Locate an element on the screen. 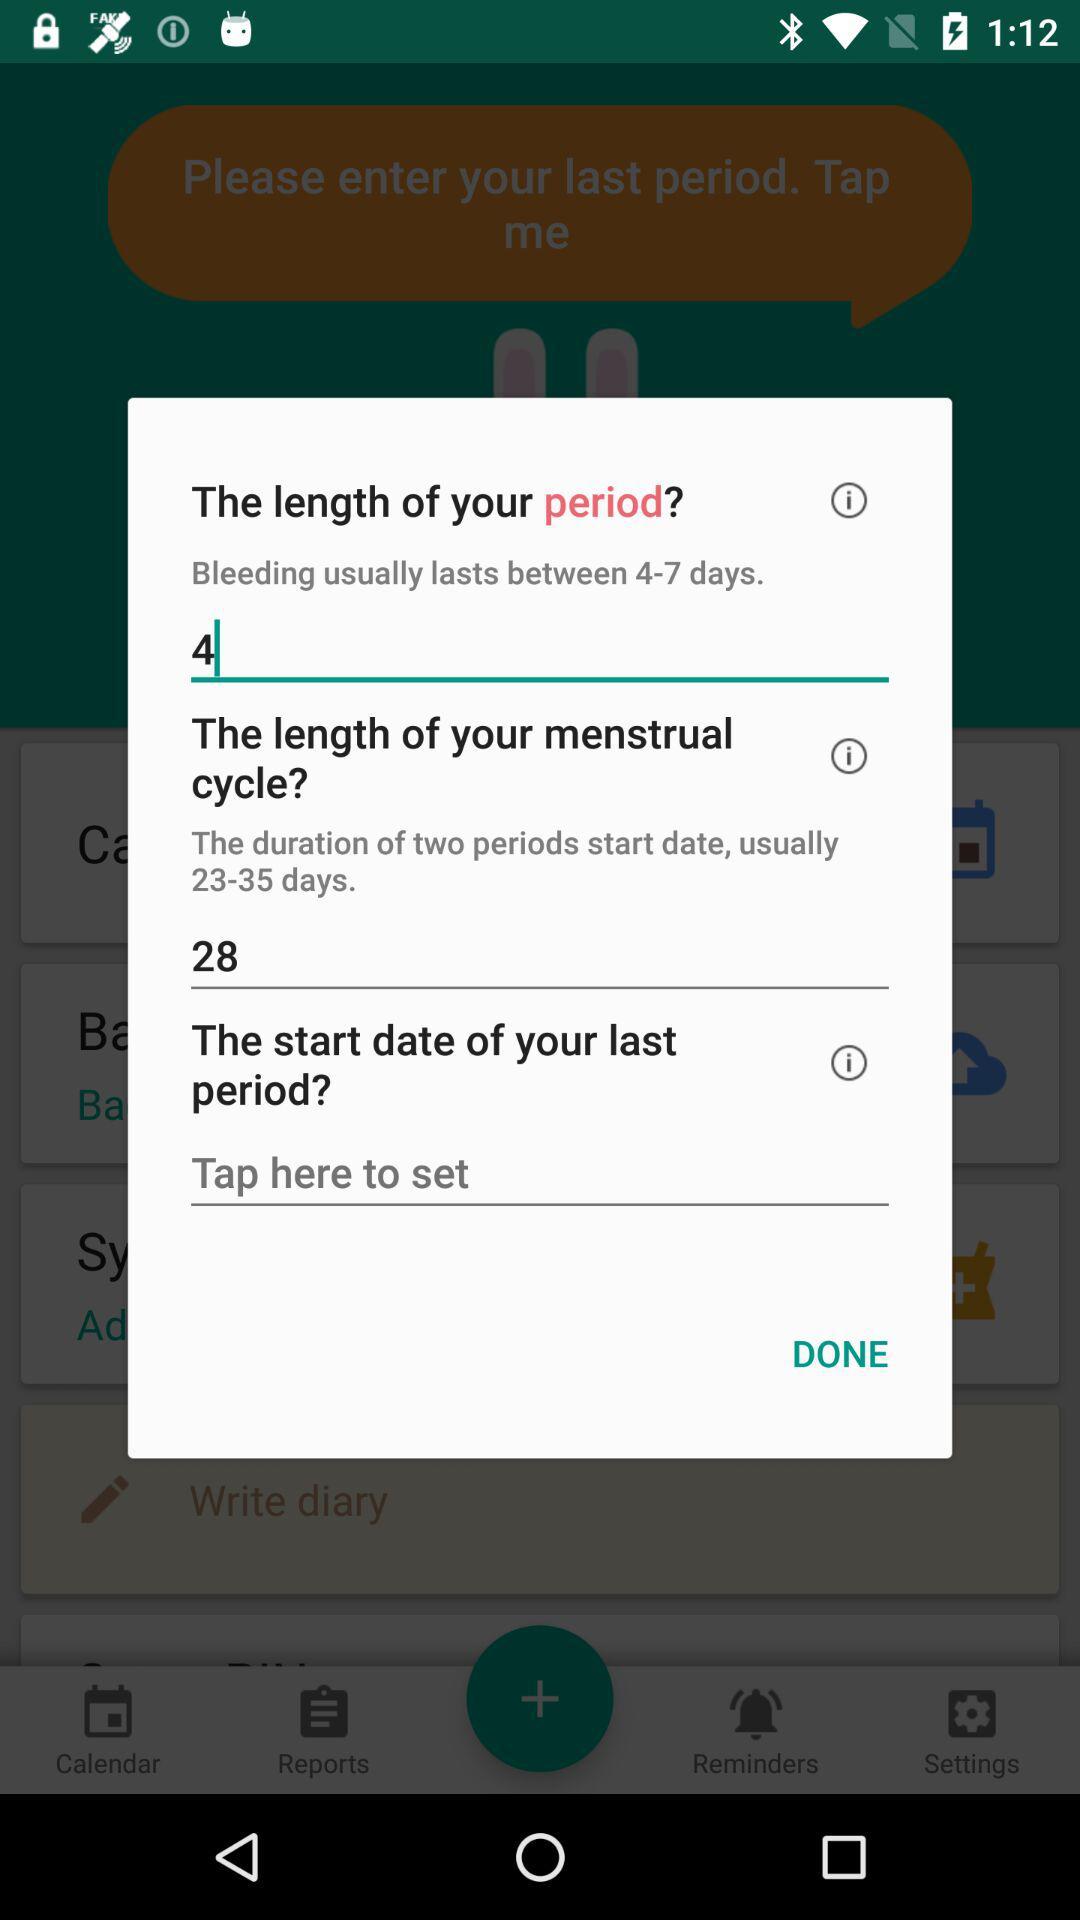 This screenshot has width=1080, height=1920. item above done icon is located at coordinates (540, 1174).